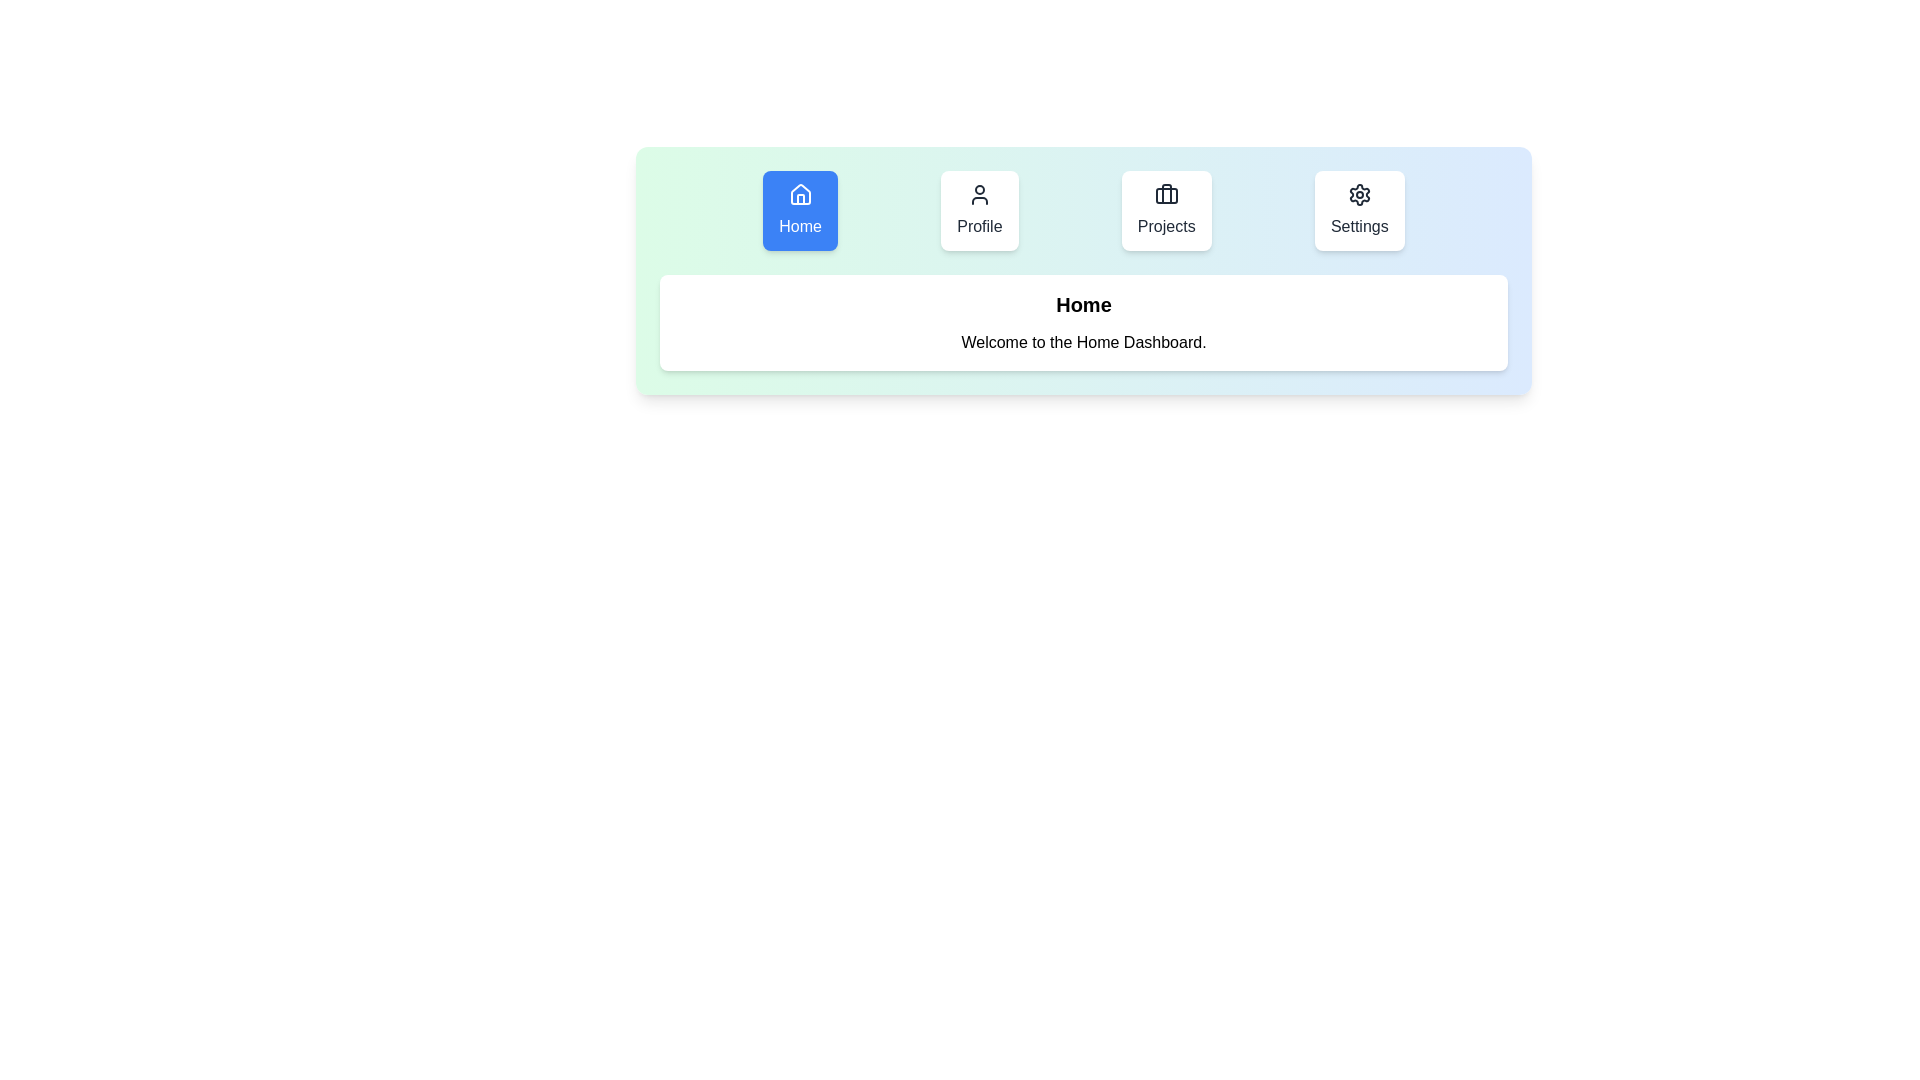 This screenshot has width=1920, height=1080. What do you see at coordinates (979, 211) in the screenshot?
I see `the tab labeled Profile to inspect its content` at bounding box center [979, 211].